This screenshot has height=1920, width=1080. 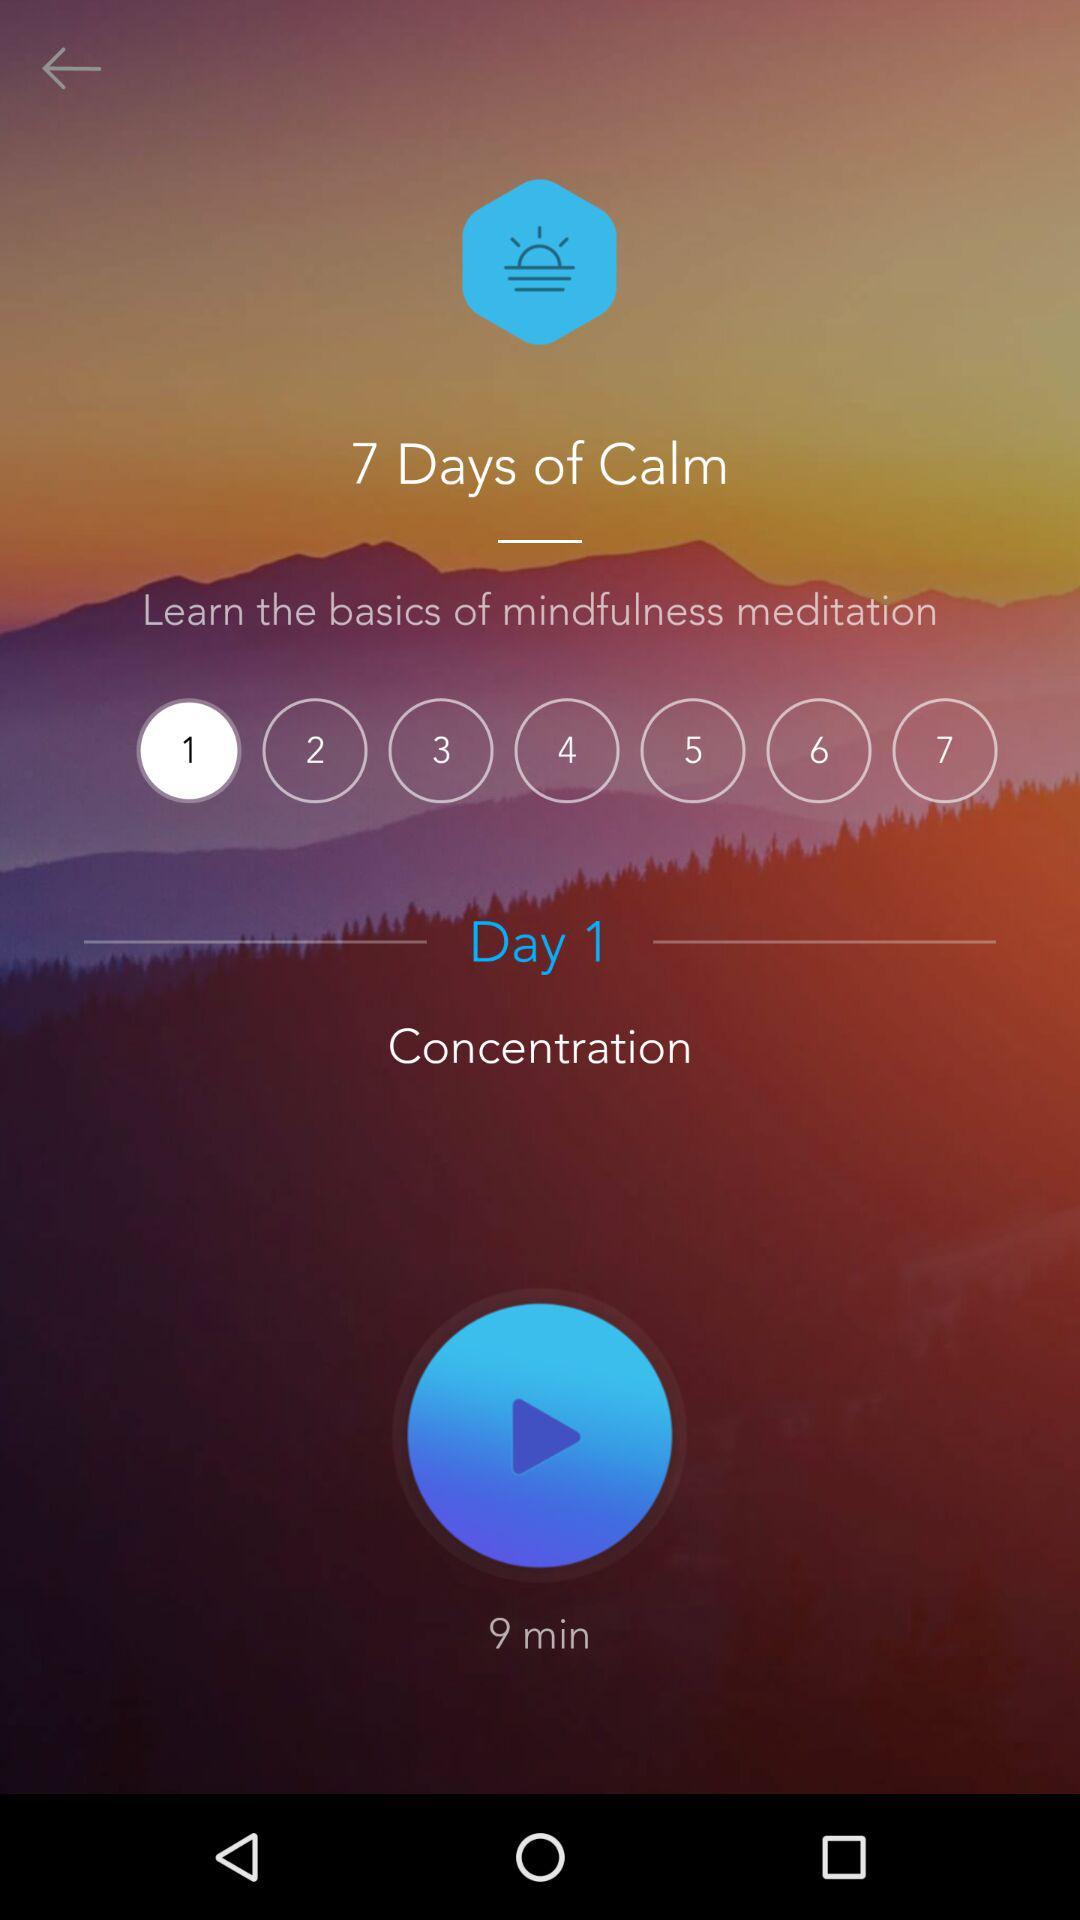 I want to click on icon above the 9 min icon, so click(x=540, y=1433).